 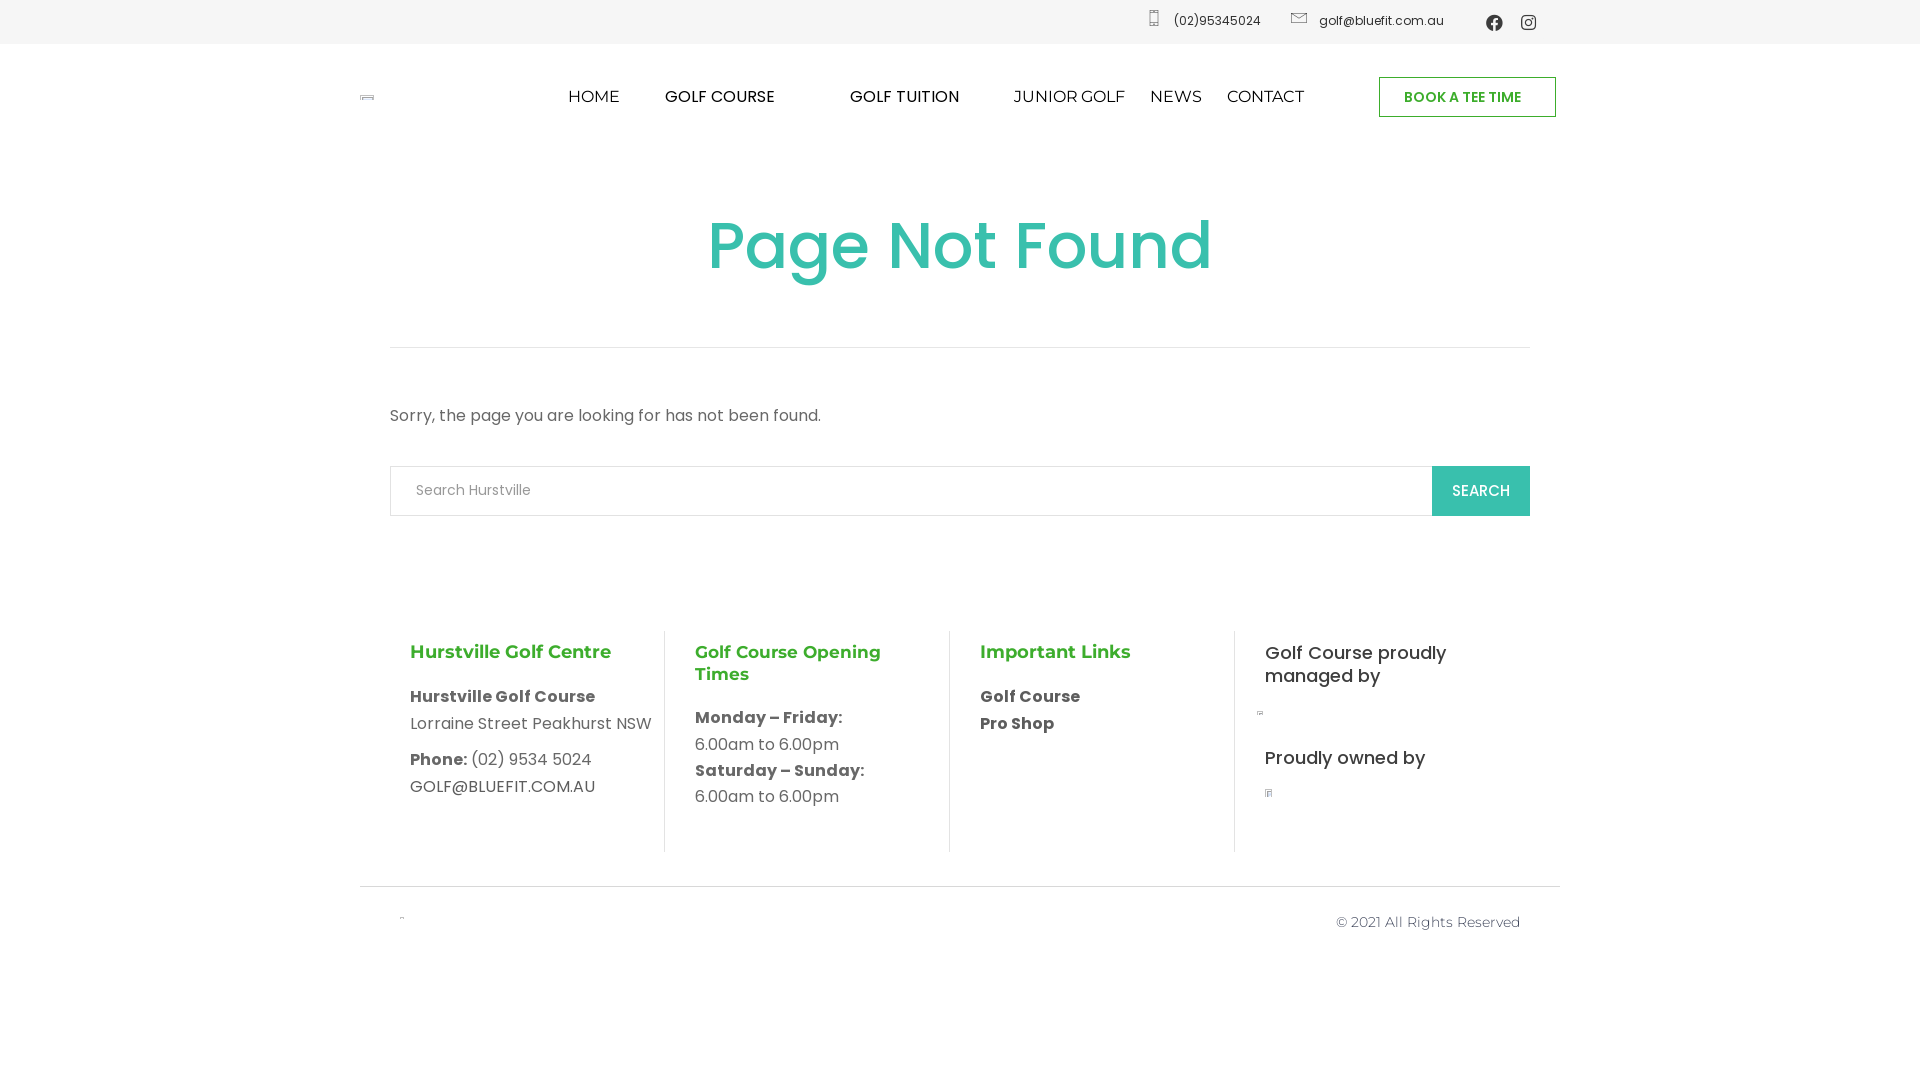 What do you see at coordinates (1017, 723) in the screenshot?
I see `'Pro Shop'` at bounding box center [1017, 723].